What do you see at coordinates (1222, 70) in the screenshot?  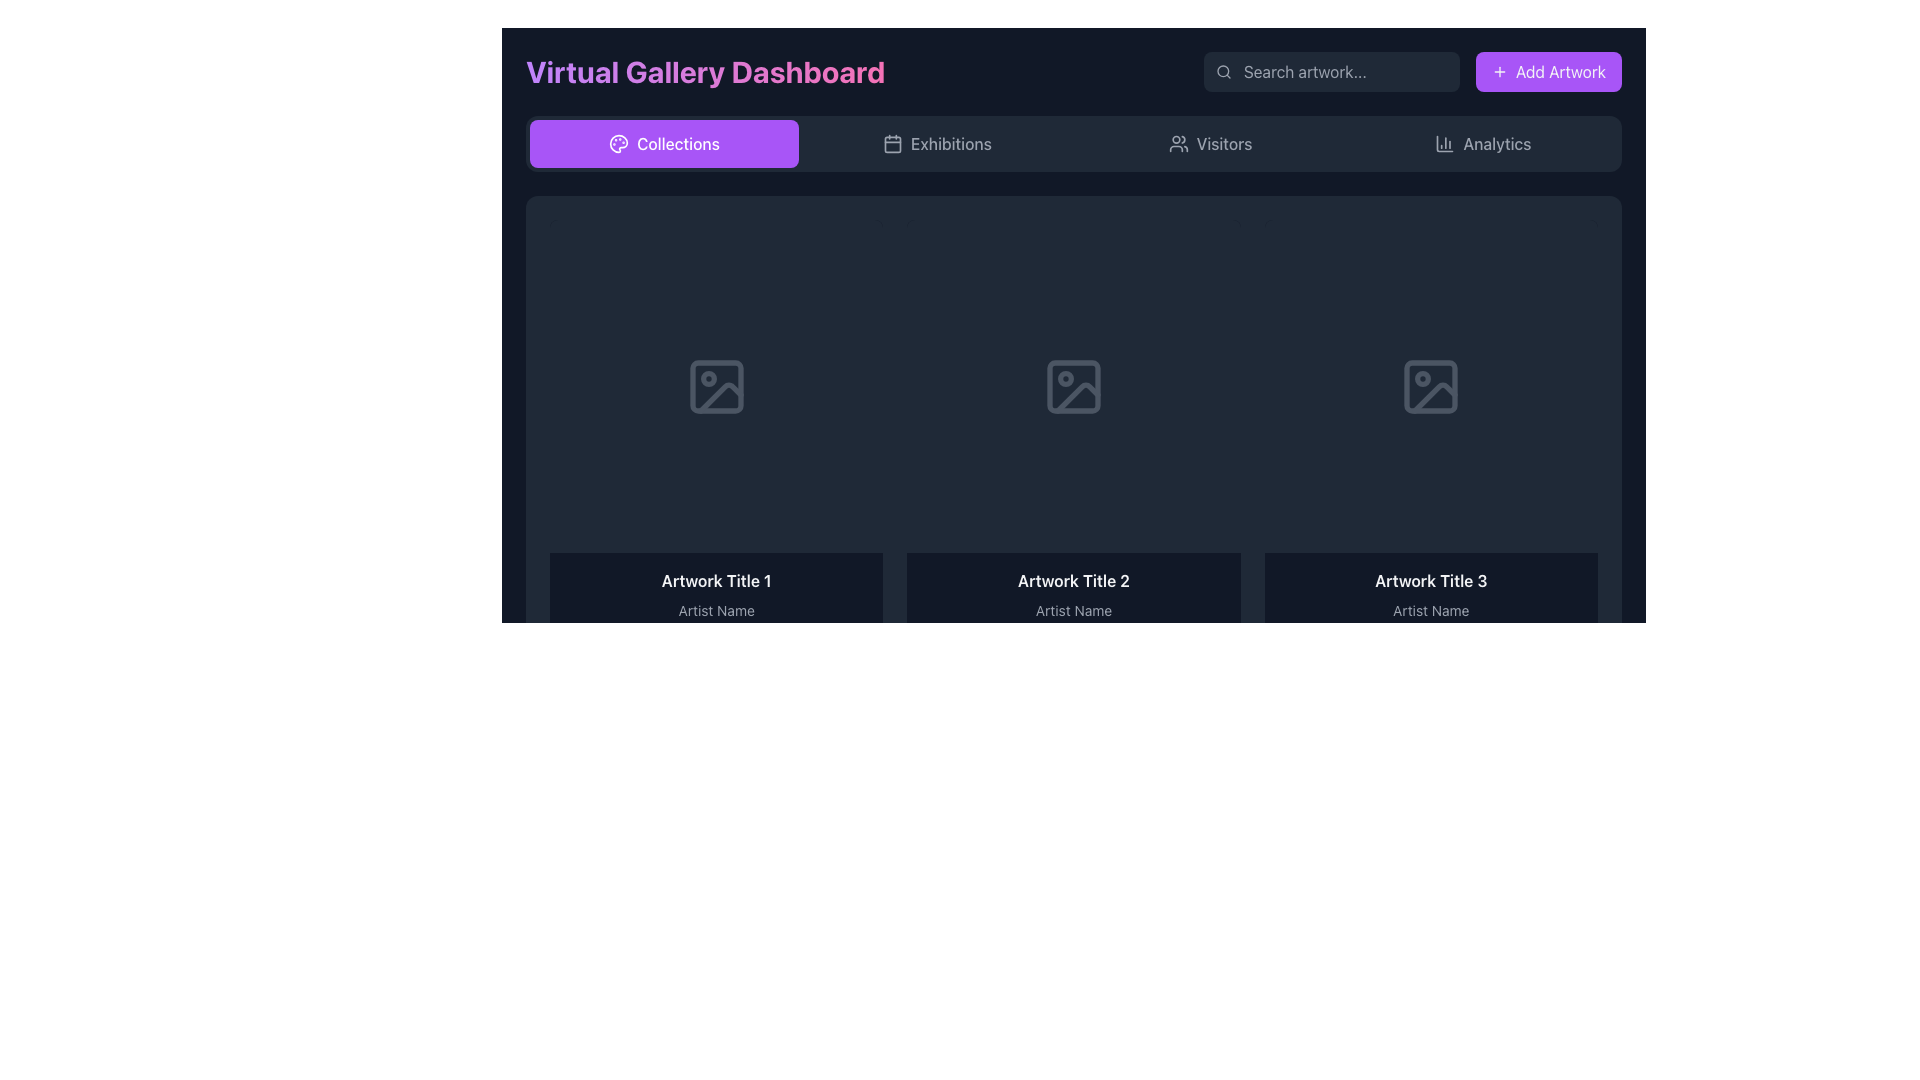 I see `the decorative circular element resembling the lens of a magnifying glass, which is part of the search functionality interface next to the 'Search artwork...' text field` at bounding box center [1222, 70].